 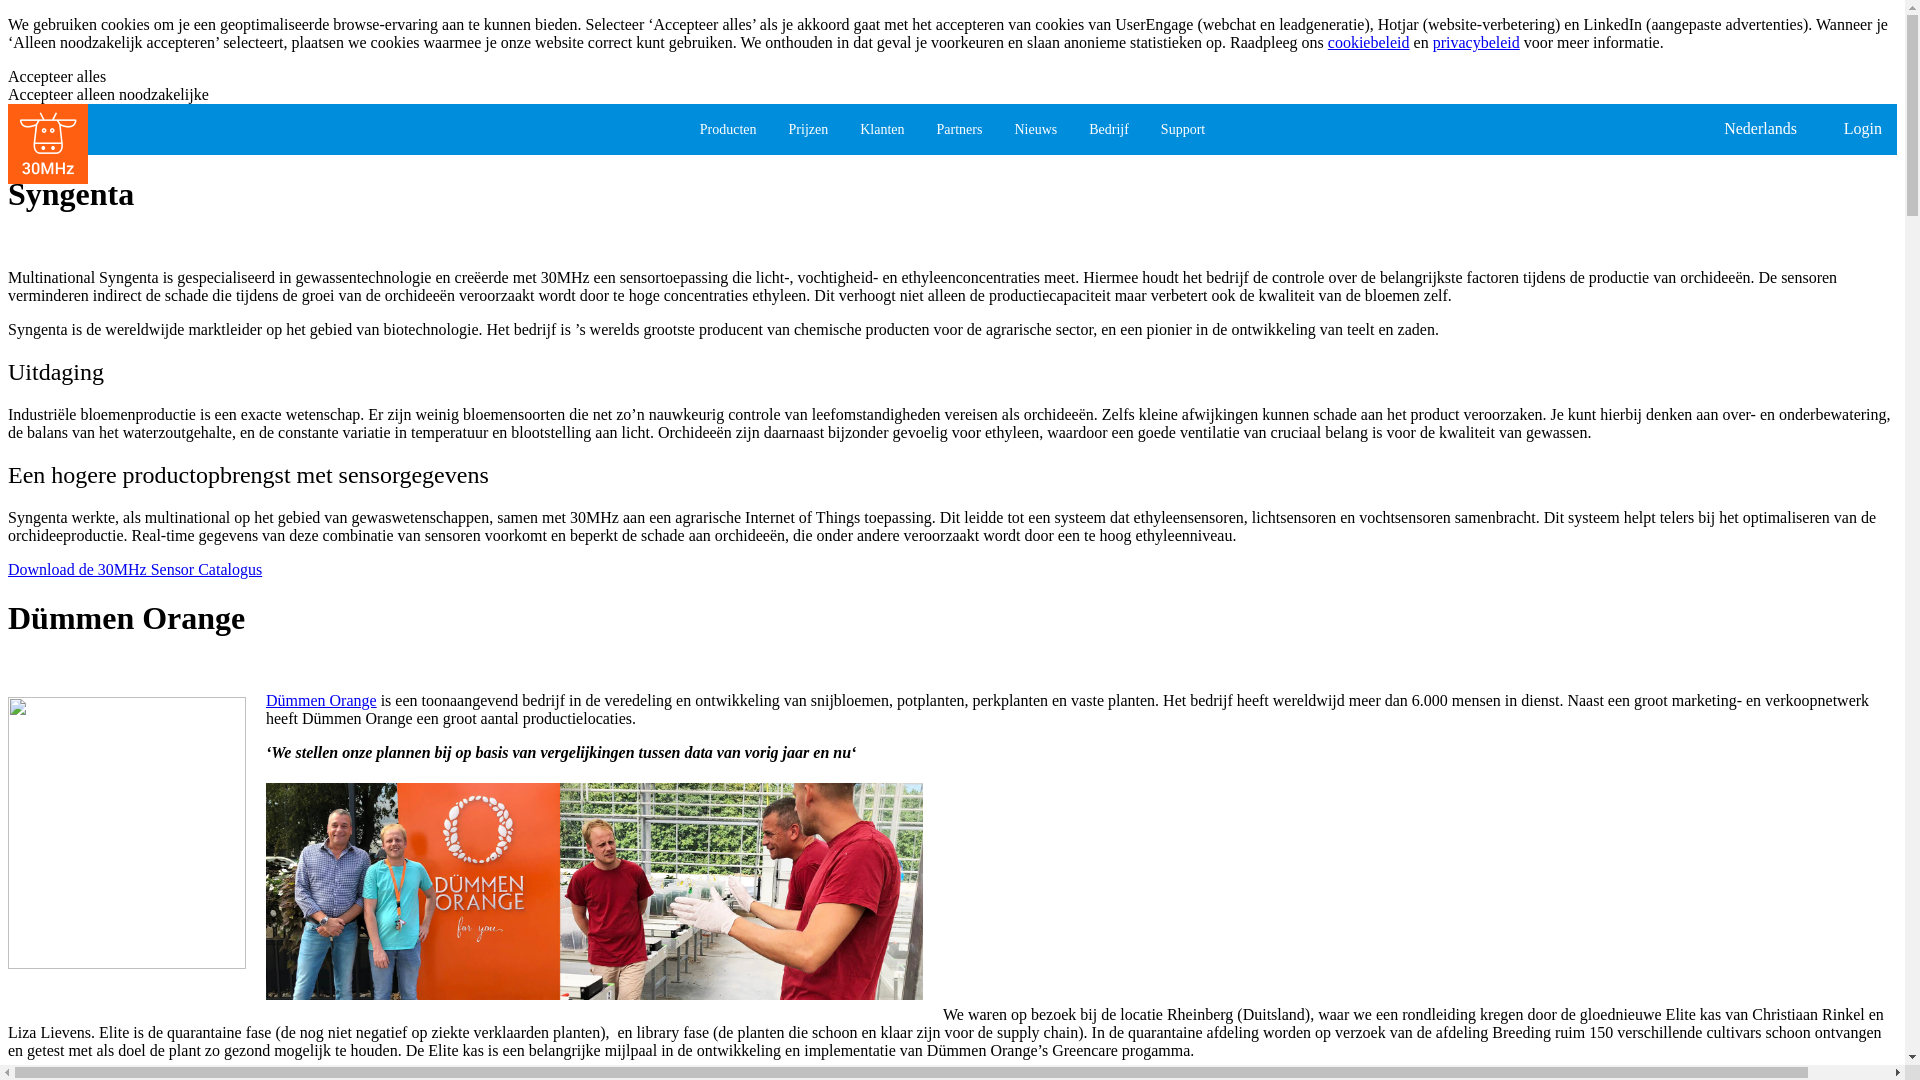 I want to click on 'privacybeleid', so click(x=1476, y=42).